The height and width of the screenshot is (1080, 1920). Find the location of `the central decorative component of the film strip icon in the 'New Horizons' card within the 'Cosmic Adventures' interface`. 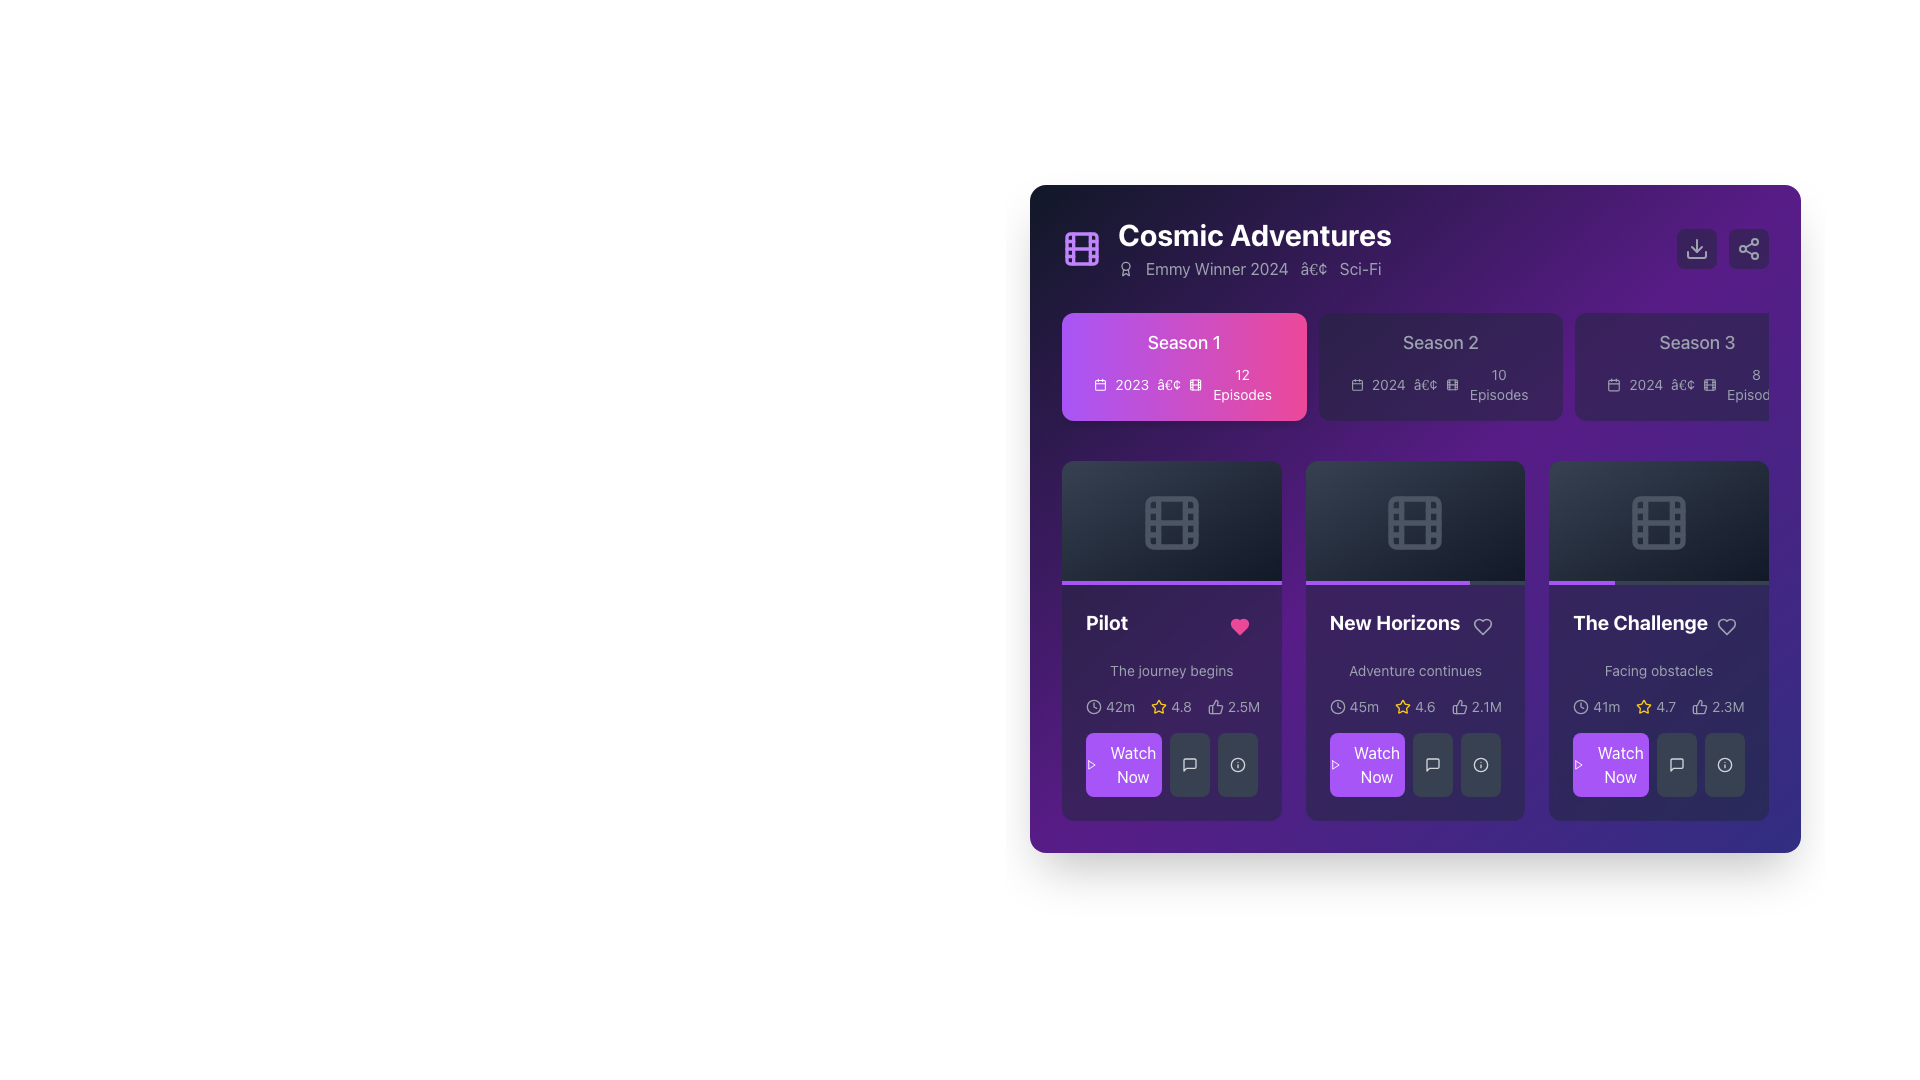

the central decorative component of the film strip icon in the 'New Horizons' card within the 'Cosmic Adventures' interface is located at coordinates (1414, 521).